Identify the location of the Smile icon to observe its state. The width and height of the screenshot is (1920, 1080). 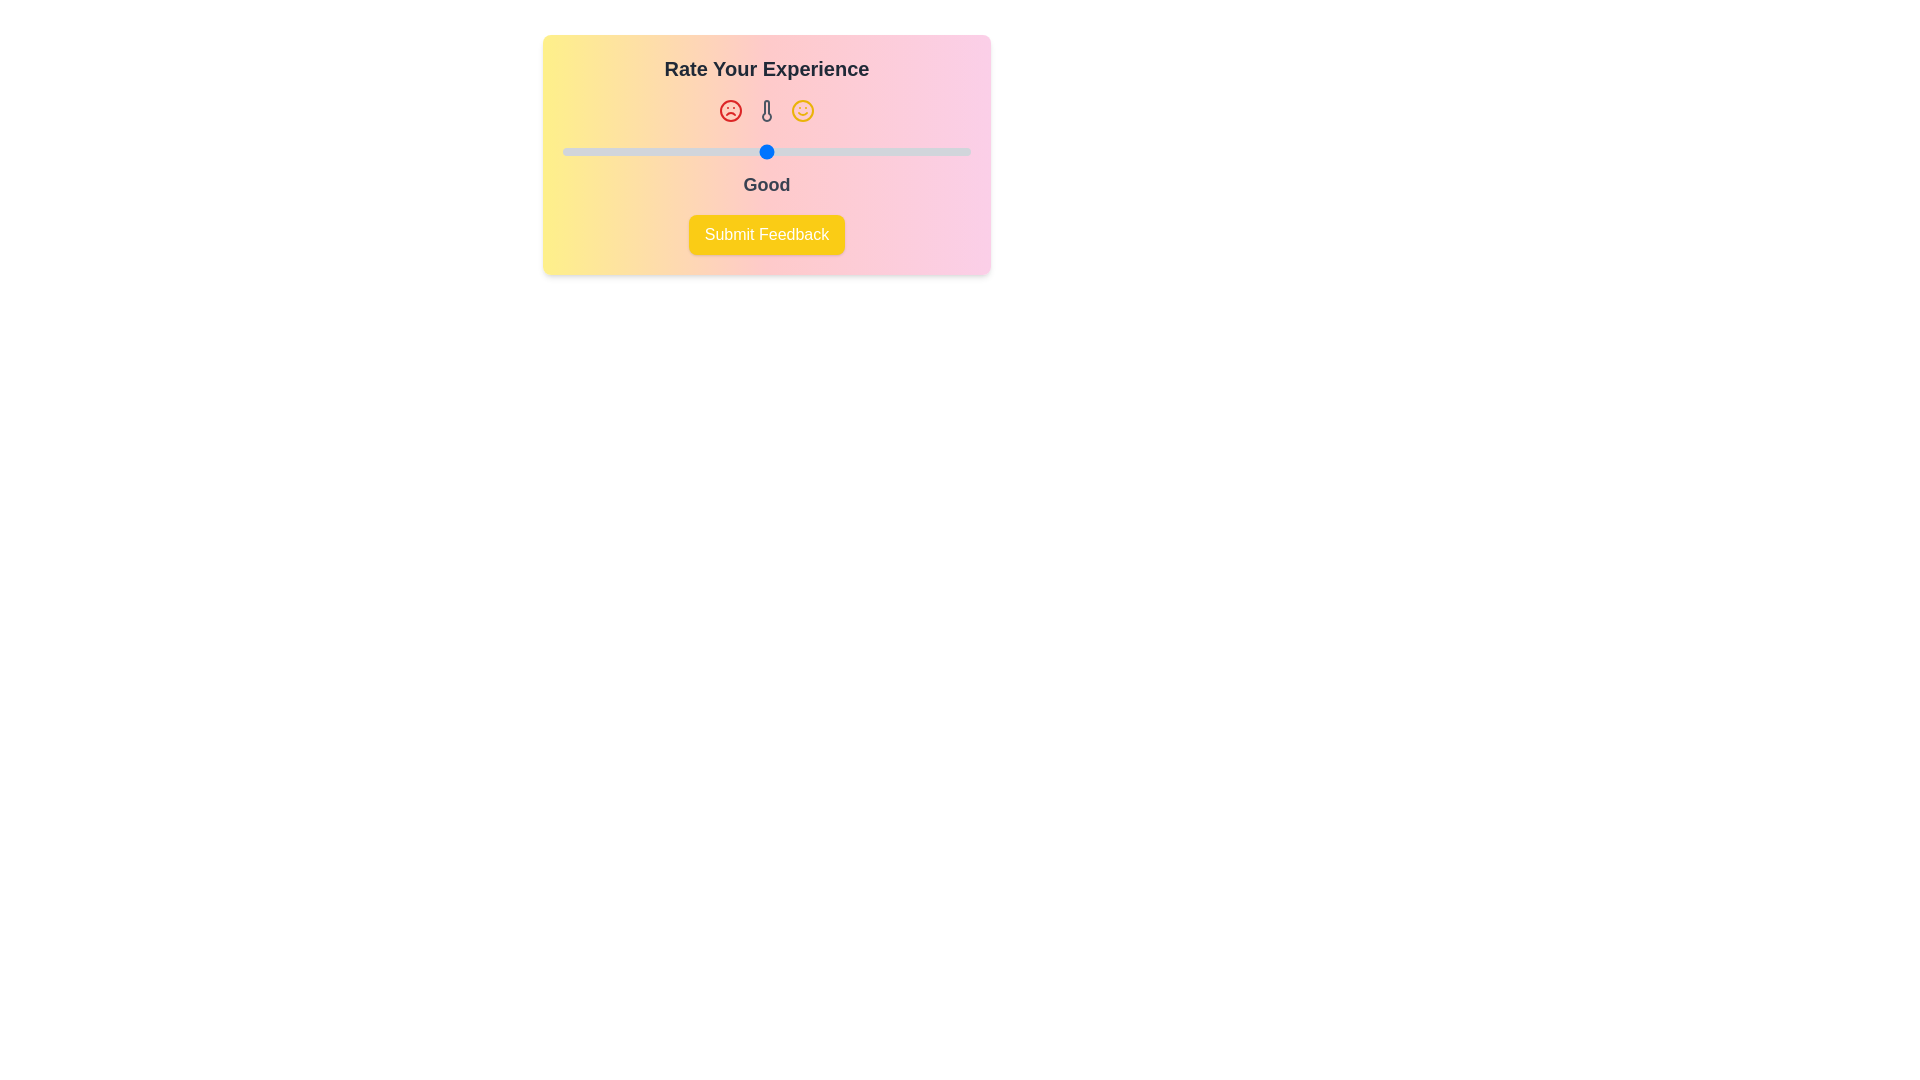
(802, 111).